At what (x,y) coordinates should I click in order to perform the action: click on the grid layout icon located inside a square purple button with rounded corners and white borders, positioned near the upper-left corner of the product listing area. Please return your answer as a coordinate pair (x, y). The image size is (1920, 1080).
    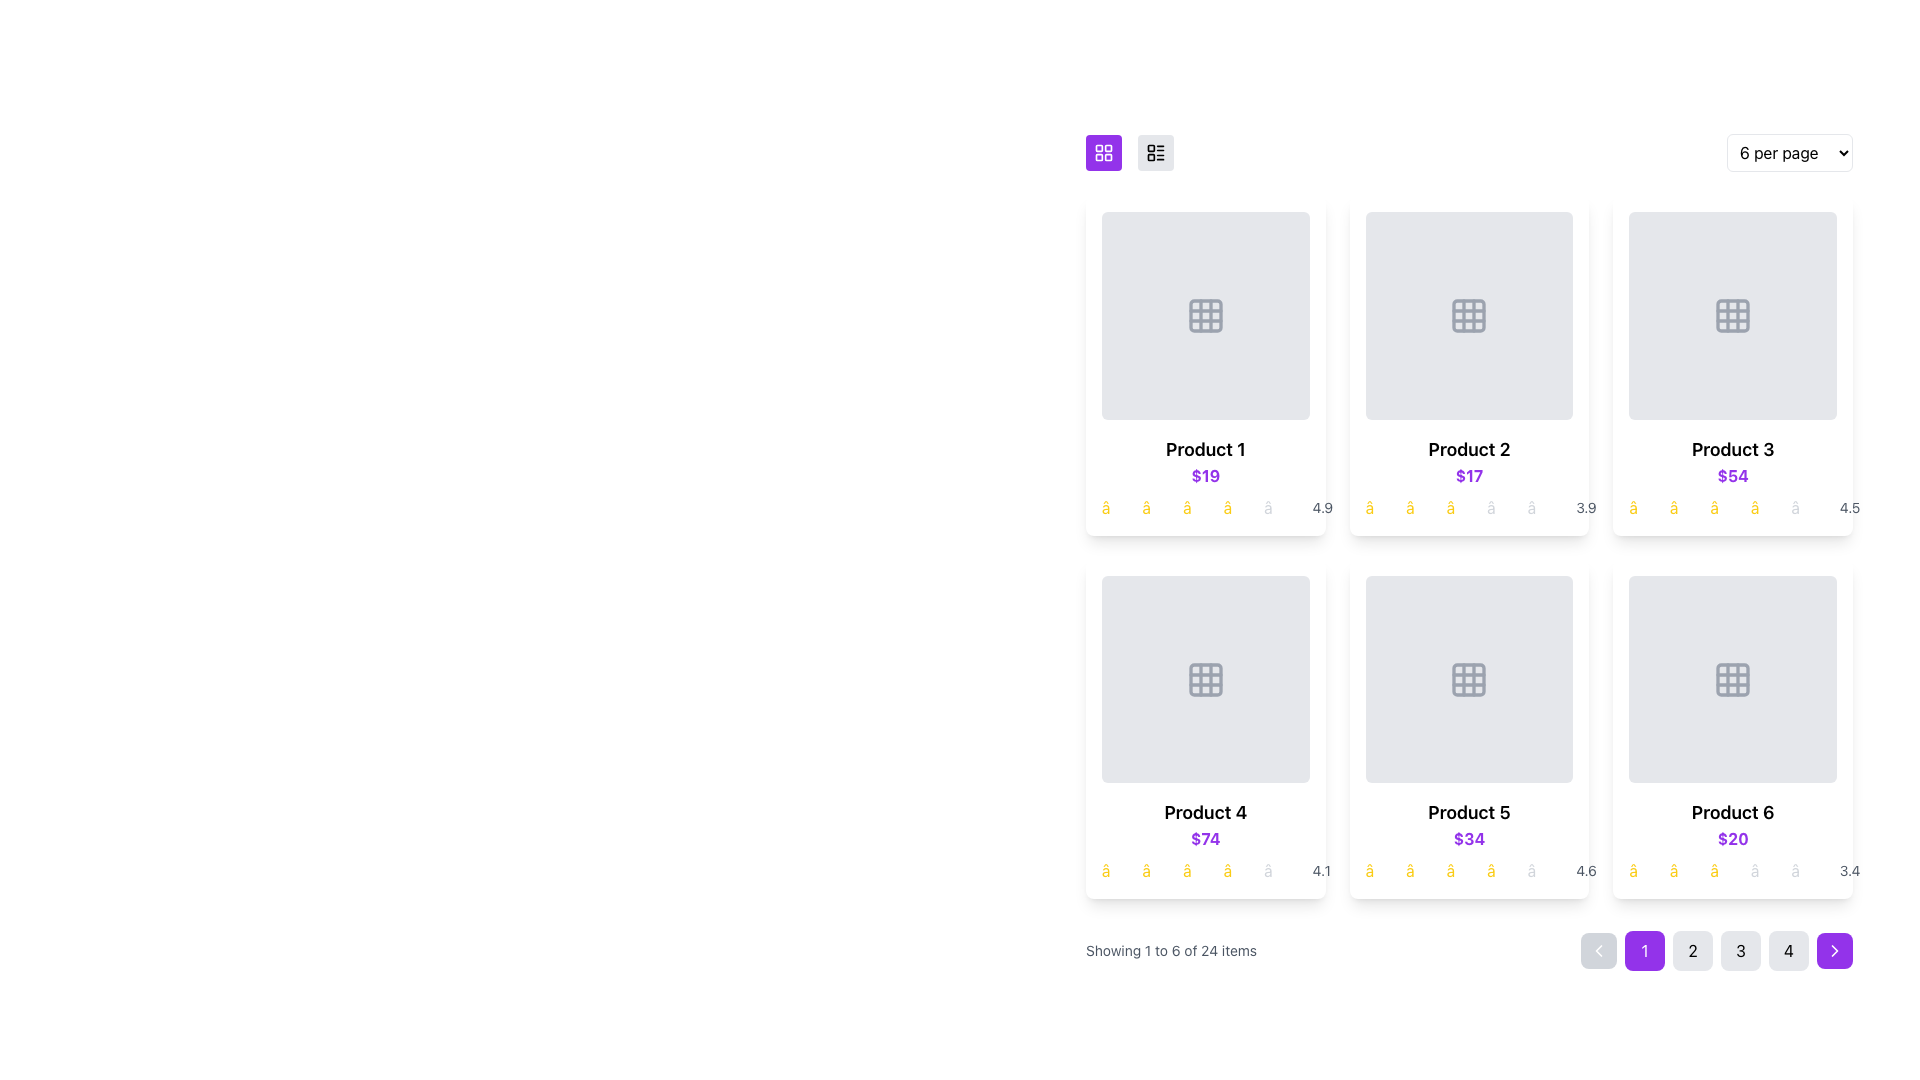
    Looking at the image, I should click on (1103, 152).